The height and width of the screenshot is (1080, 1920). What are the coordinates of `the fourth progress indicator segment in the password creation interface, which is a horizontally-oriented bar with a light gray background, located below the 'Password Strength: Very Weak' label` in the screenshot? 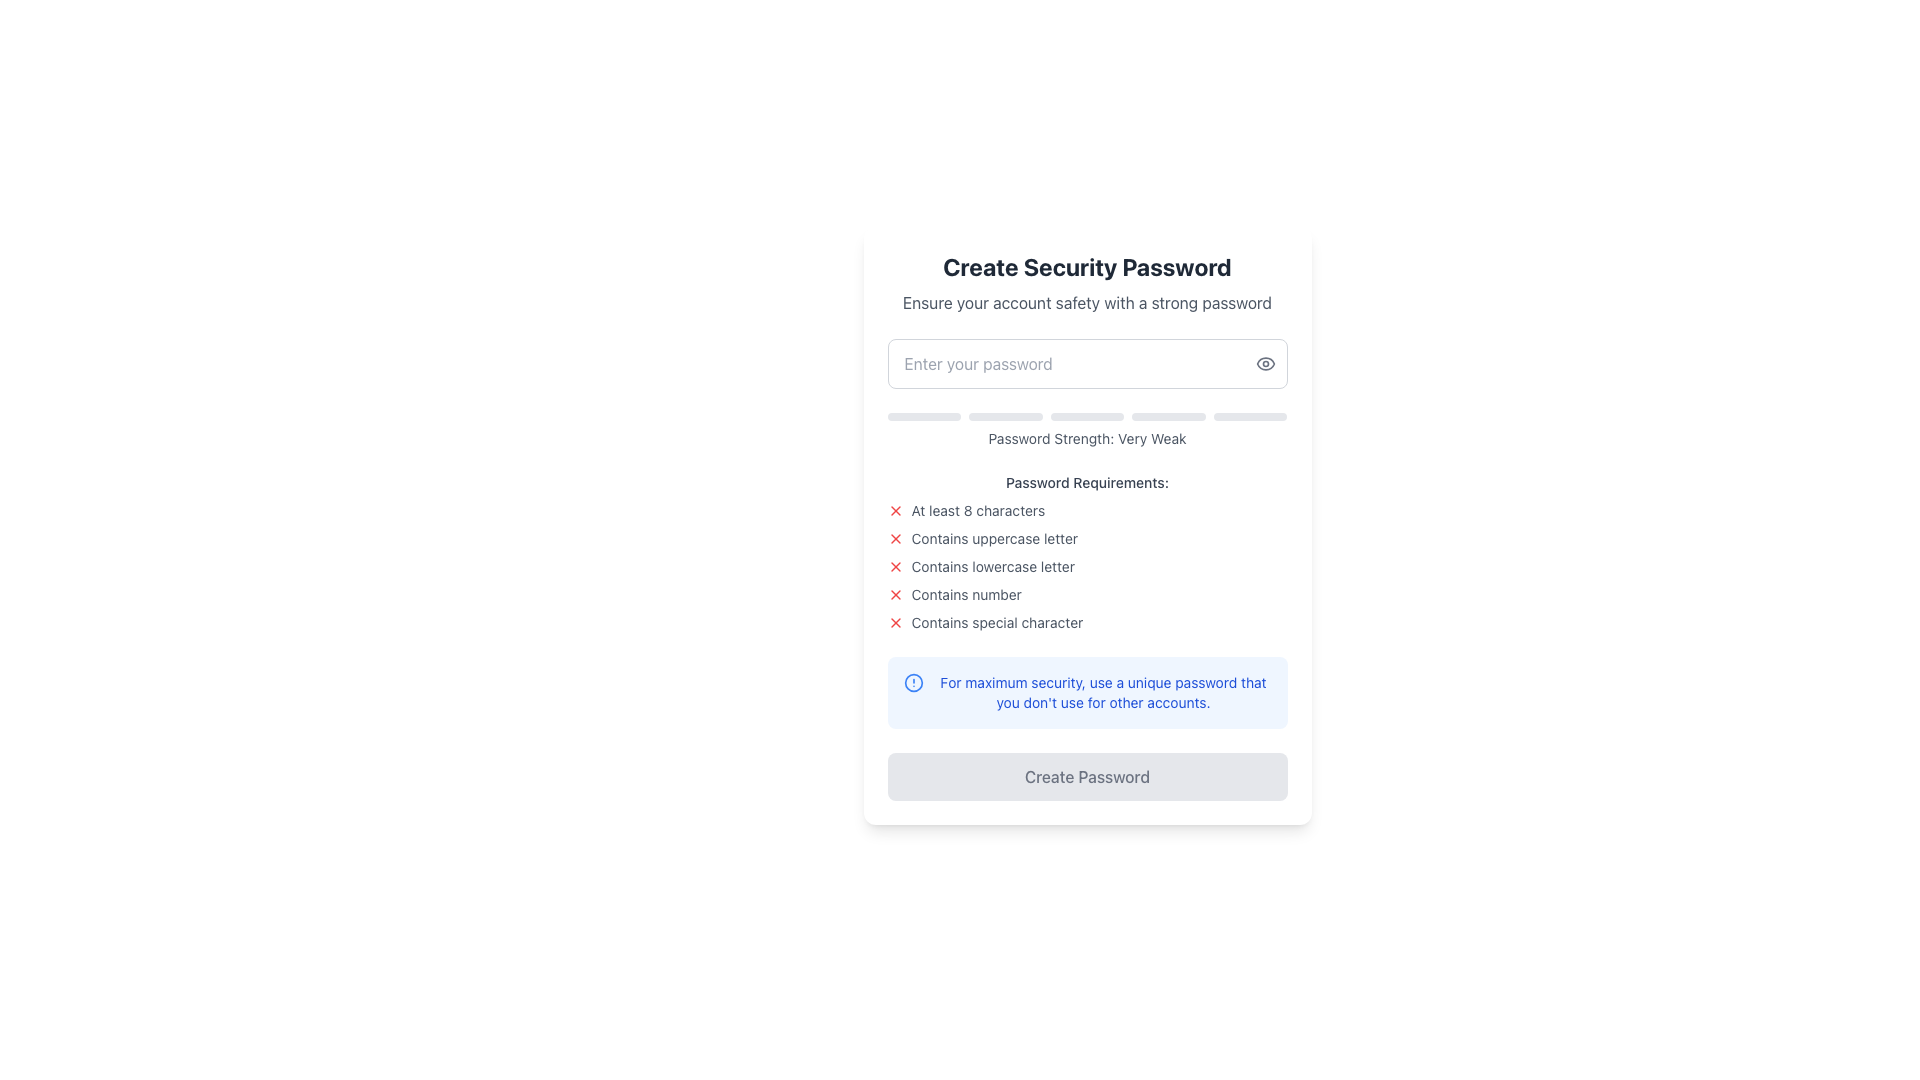 It's located at (1169, 415).